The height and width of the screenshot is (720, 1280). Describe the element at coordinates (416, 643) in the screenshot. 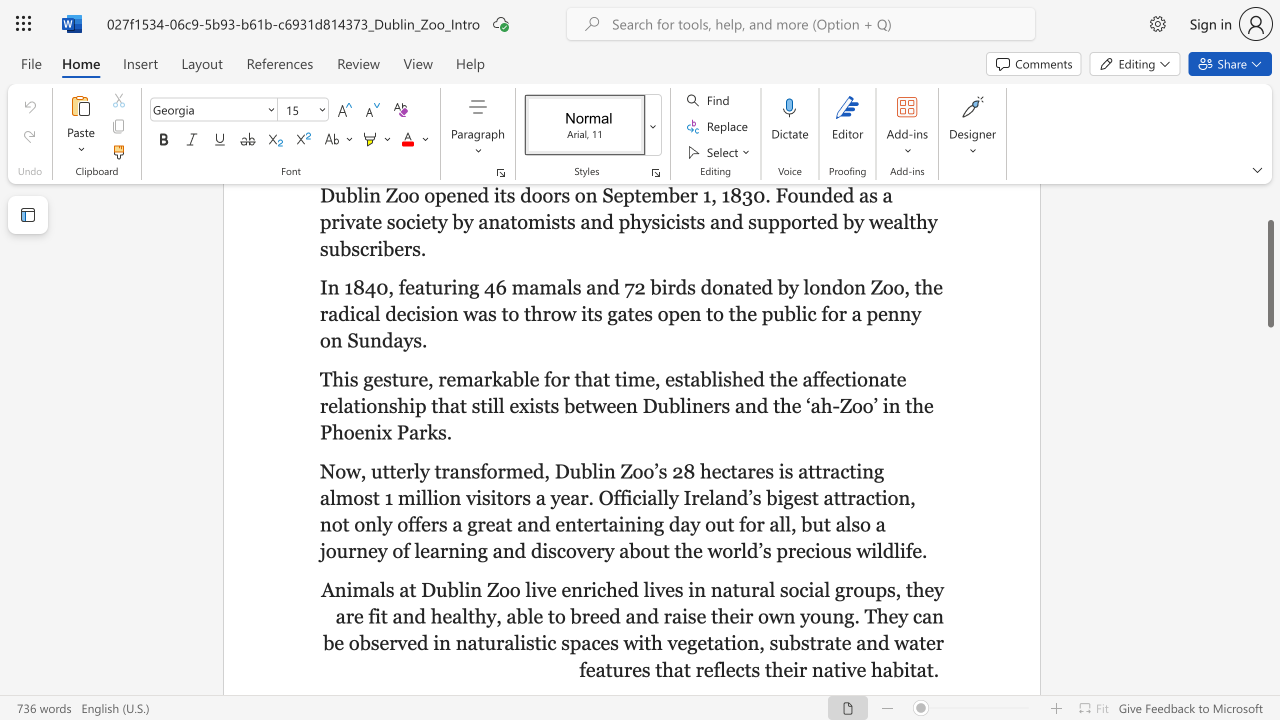

I see `the subset text "d in naturalistic spaces with vegetatio" within the text "Animals at Dublin Zoo live enriched lives in natural social groups, they are fit and healthy, able to breed and raise their own young. They can be observed in naturalistic spaces with vegetation, substrate and water features that reflects their native habitat."` at that location.